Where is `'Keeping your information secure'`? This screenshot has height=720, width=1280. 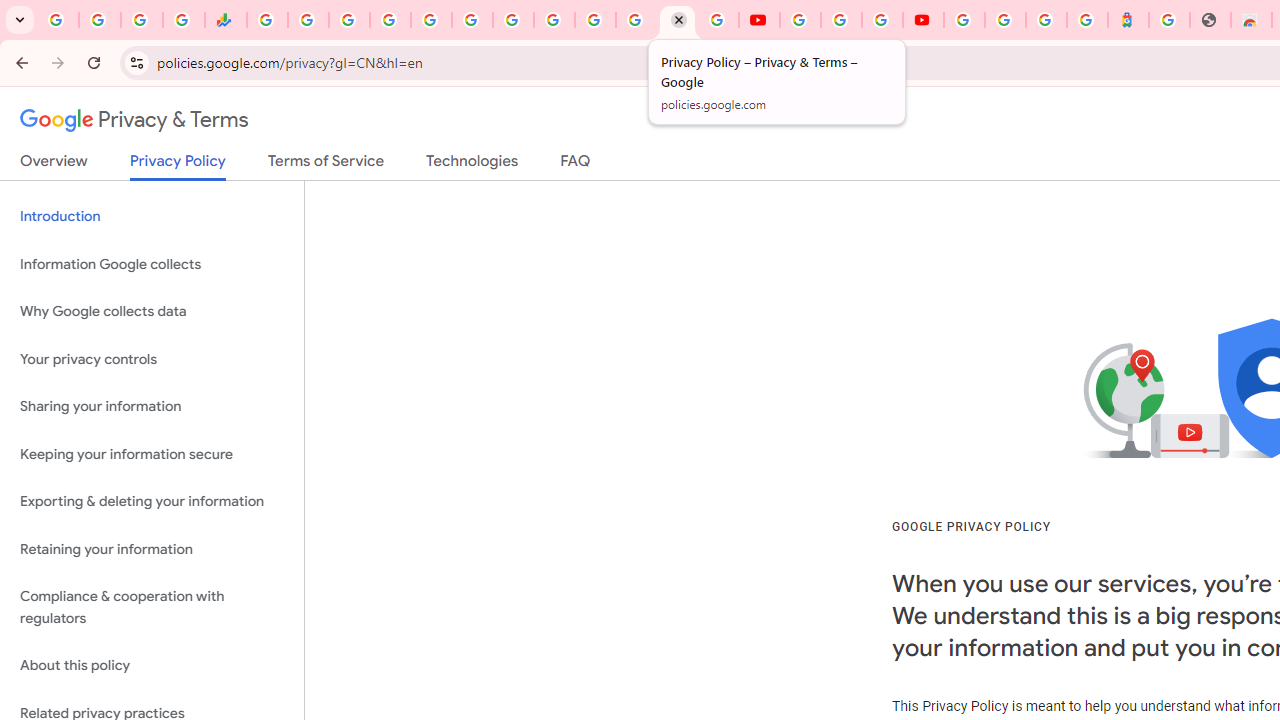 'Keeping your information secure' is located at coordinates (151, 454).